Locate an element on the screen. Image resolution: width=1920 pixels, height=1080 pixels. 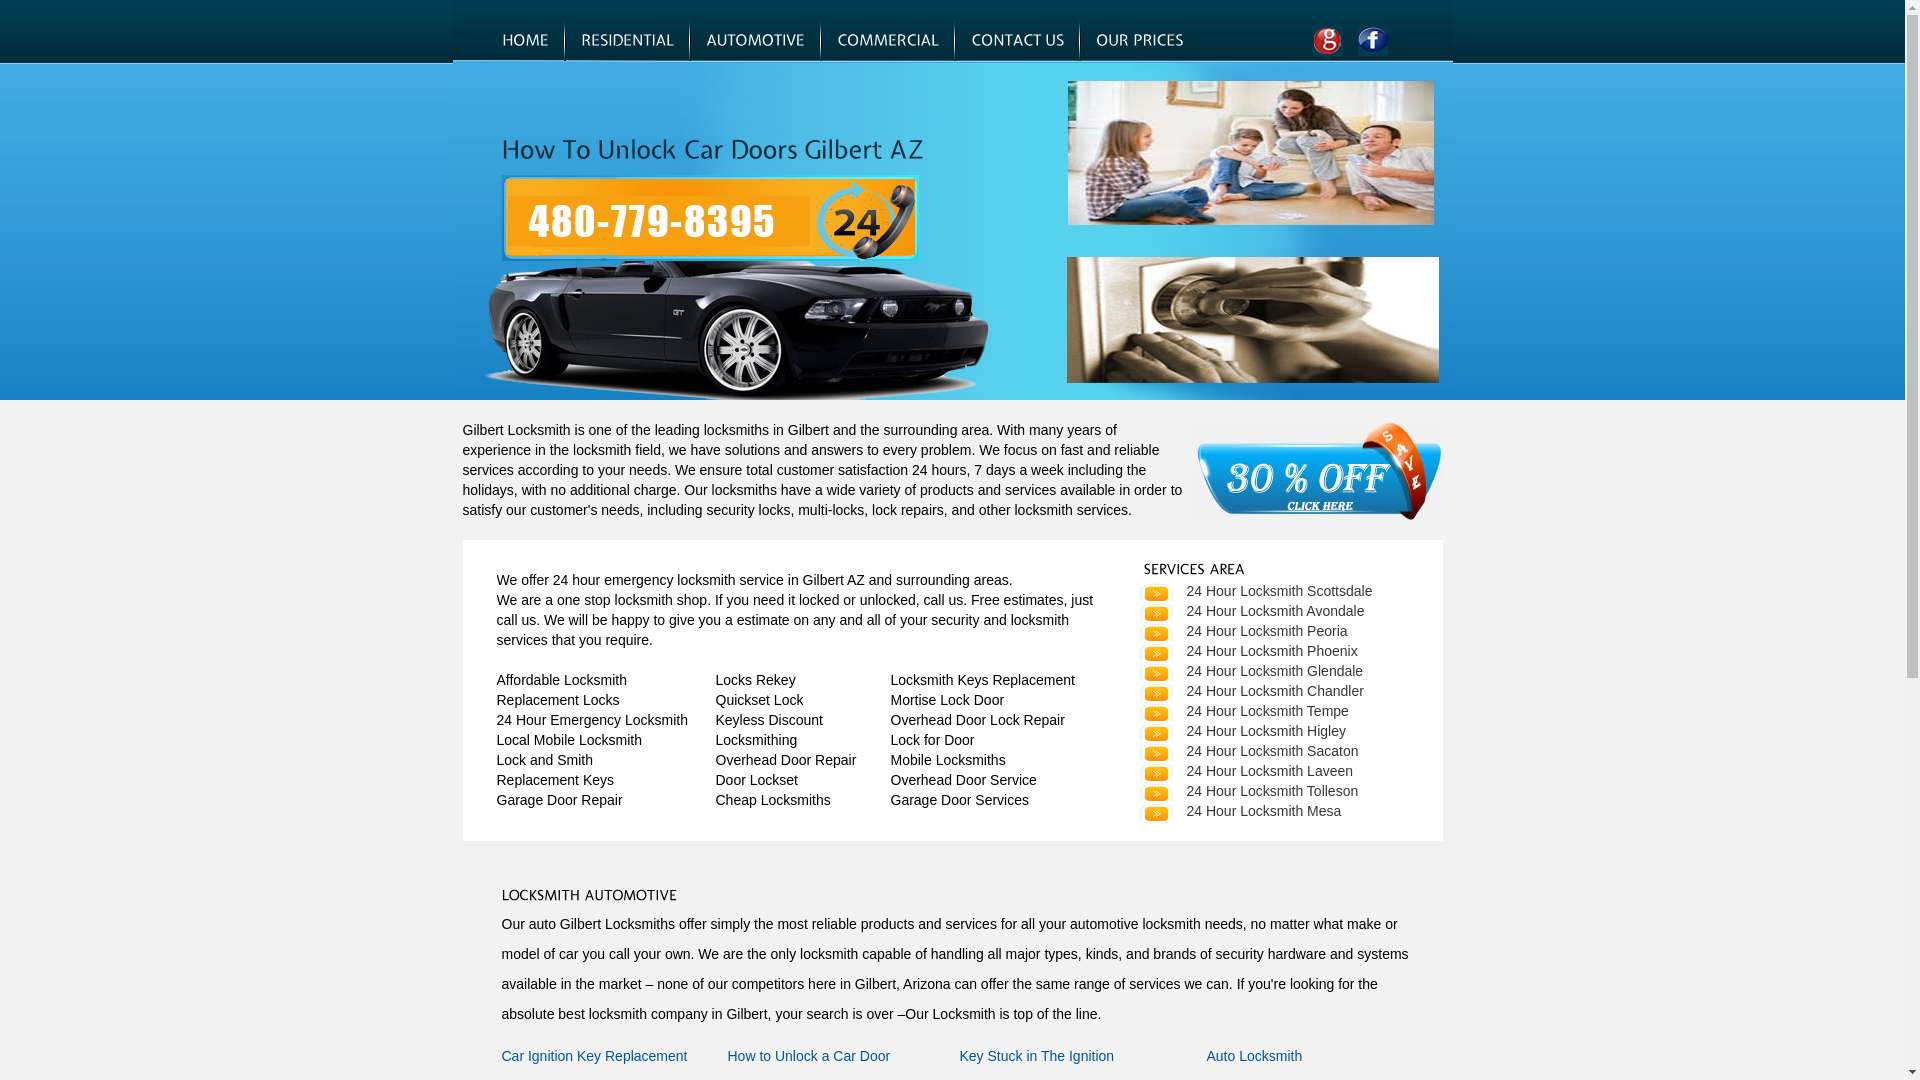
'Mobile Locksmiths' is located at coordinates (888, 759).